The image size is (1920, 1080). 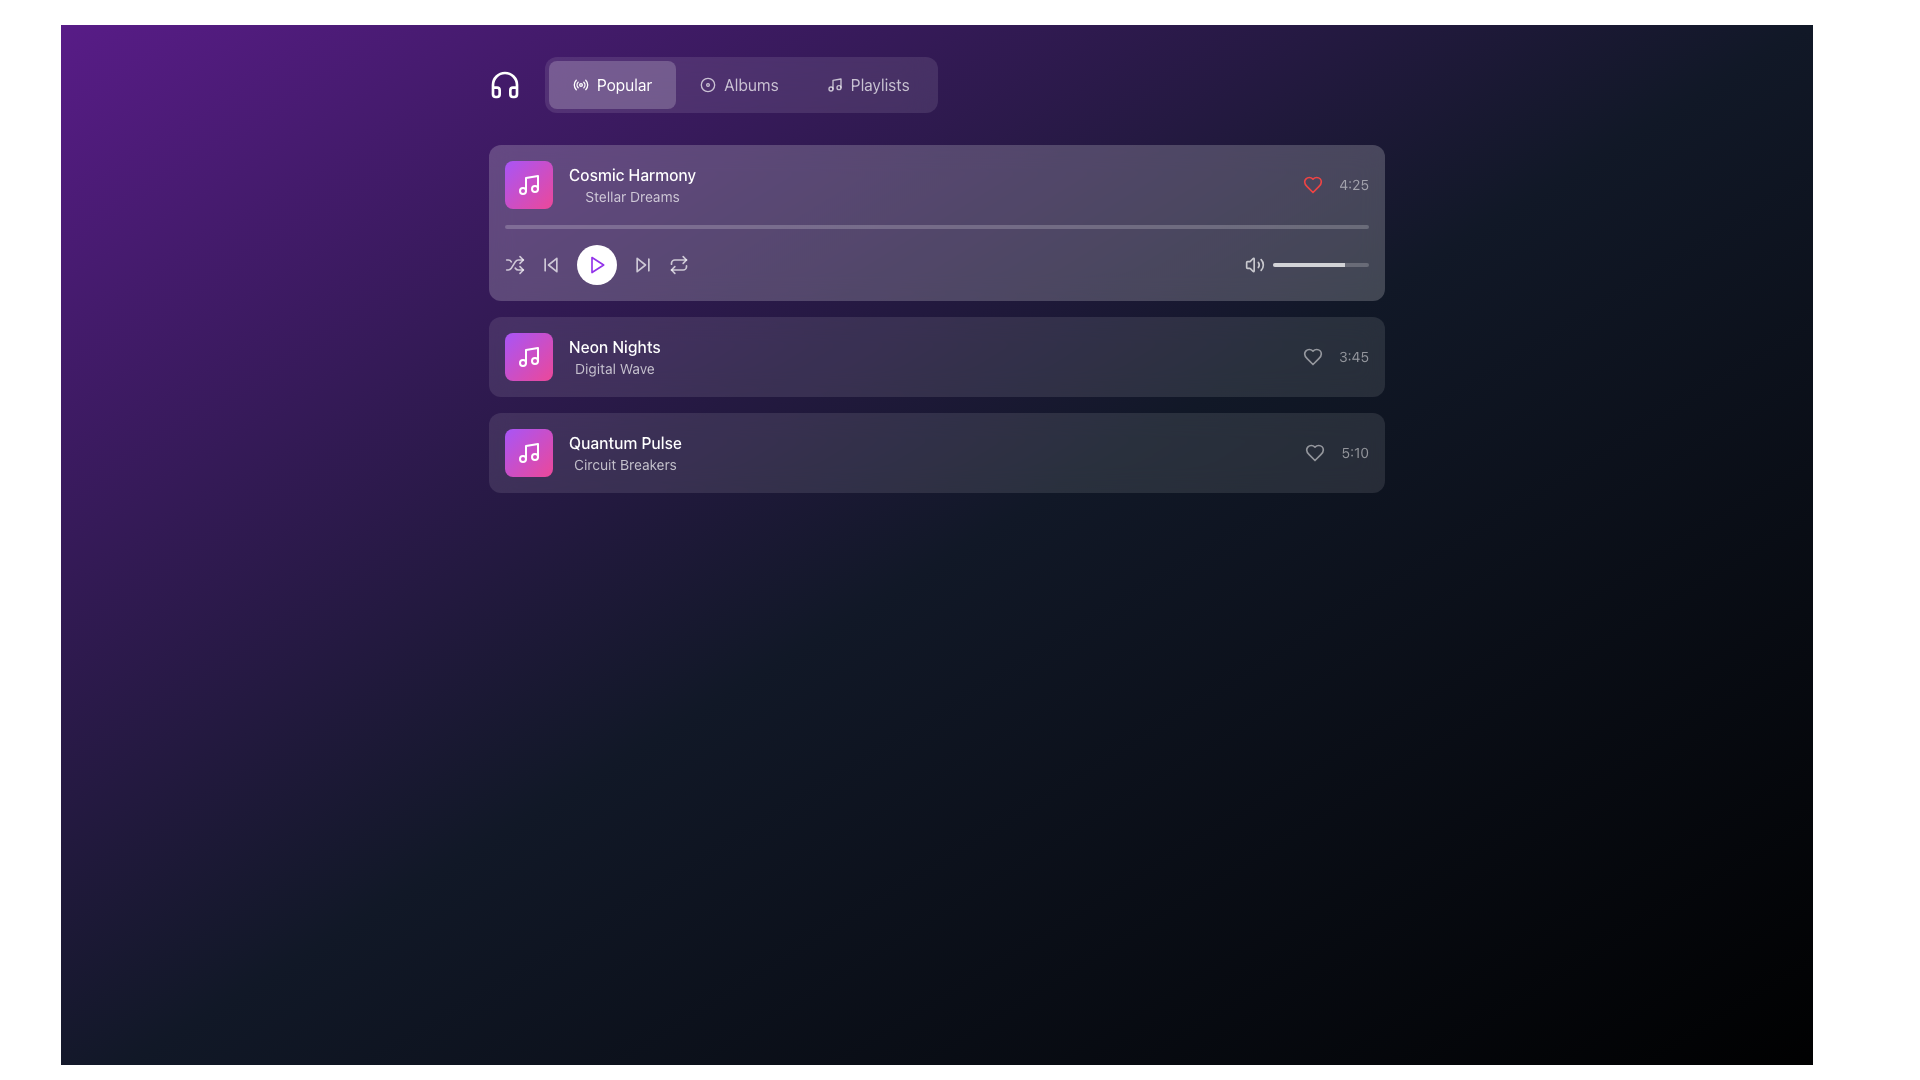 What do you see at coordinates (935, 356) in the screenshot?
I see `the second card in the vertical list, labeled 'Neon Nights'` at bounding box center [935, 356].